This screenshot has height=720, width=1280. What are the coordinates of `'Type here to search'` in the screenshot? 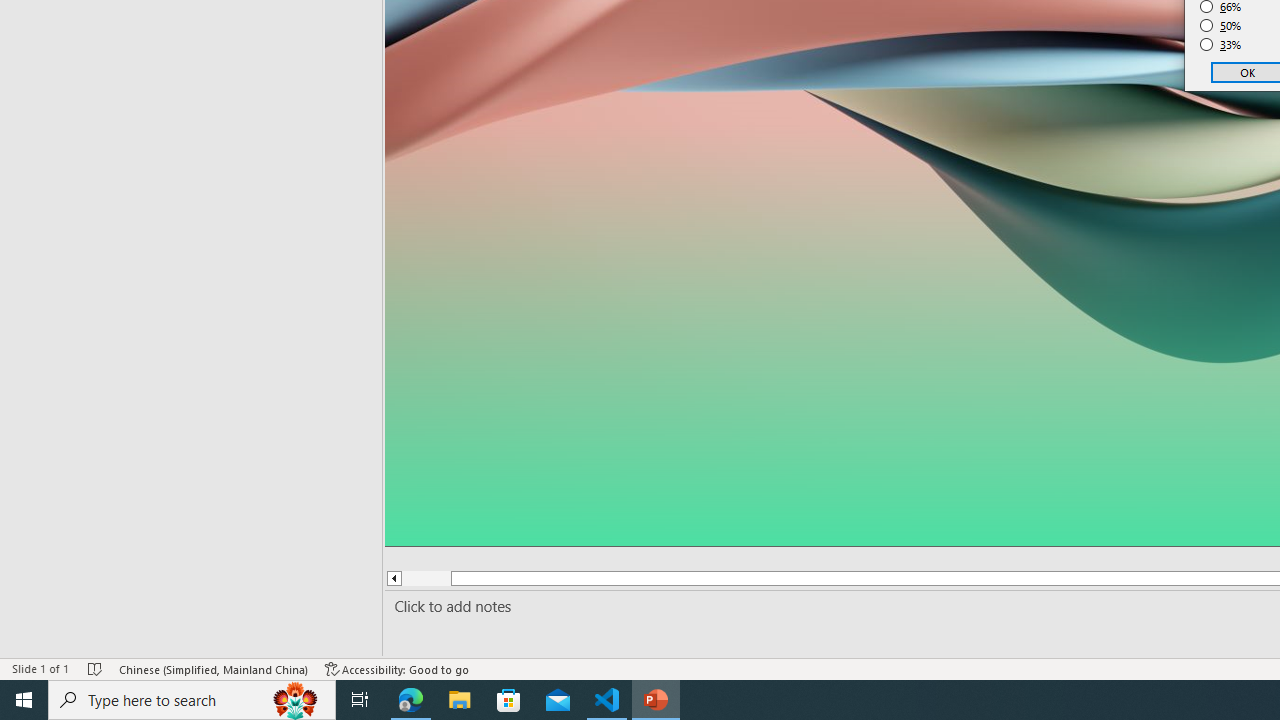 It's located at (192, 698).